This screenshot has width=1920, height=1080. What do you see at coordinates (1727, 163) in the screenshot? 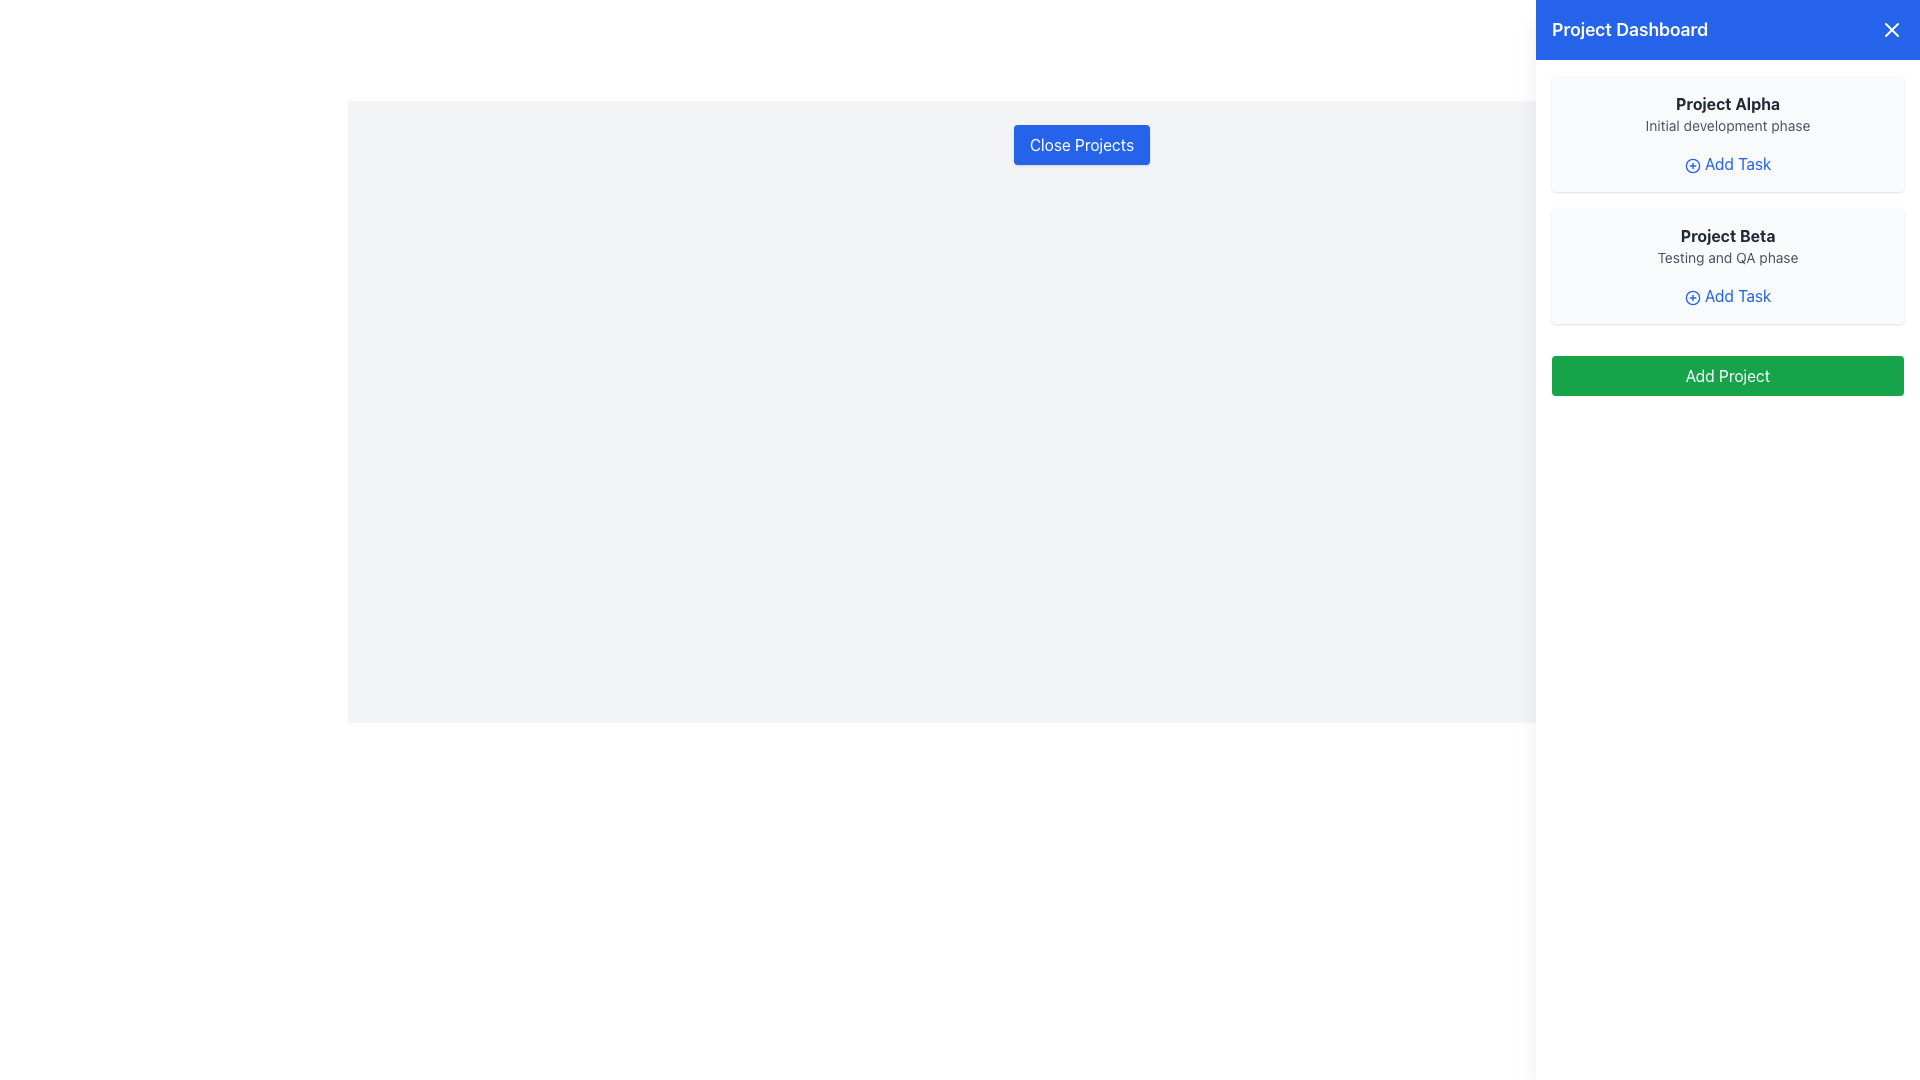
I see `the hyperlink or text button located in the 'Project Alpha' section on the right-hand side` at bounding box center [1727, 163].